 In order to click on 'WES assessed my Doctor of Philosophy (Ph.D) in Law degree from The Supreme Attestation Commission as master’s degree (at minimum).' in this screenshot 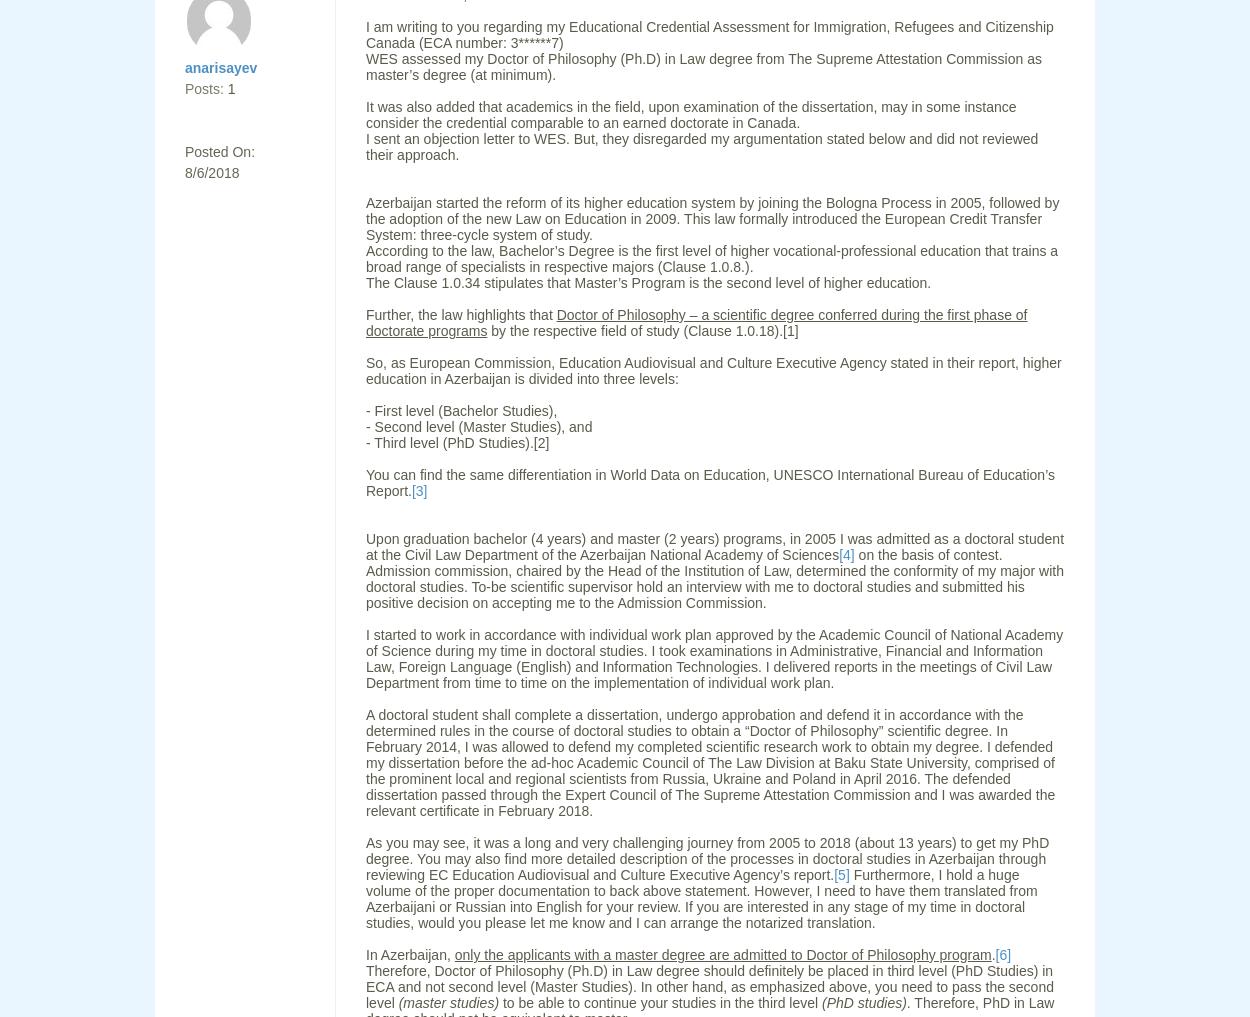, I will do `click(702, 67)`.